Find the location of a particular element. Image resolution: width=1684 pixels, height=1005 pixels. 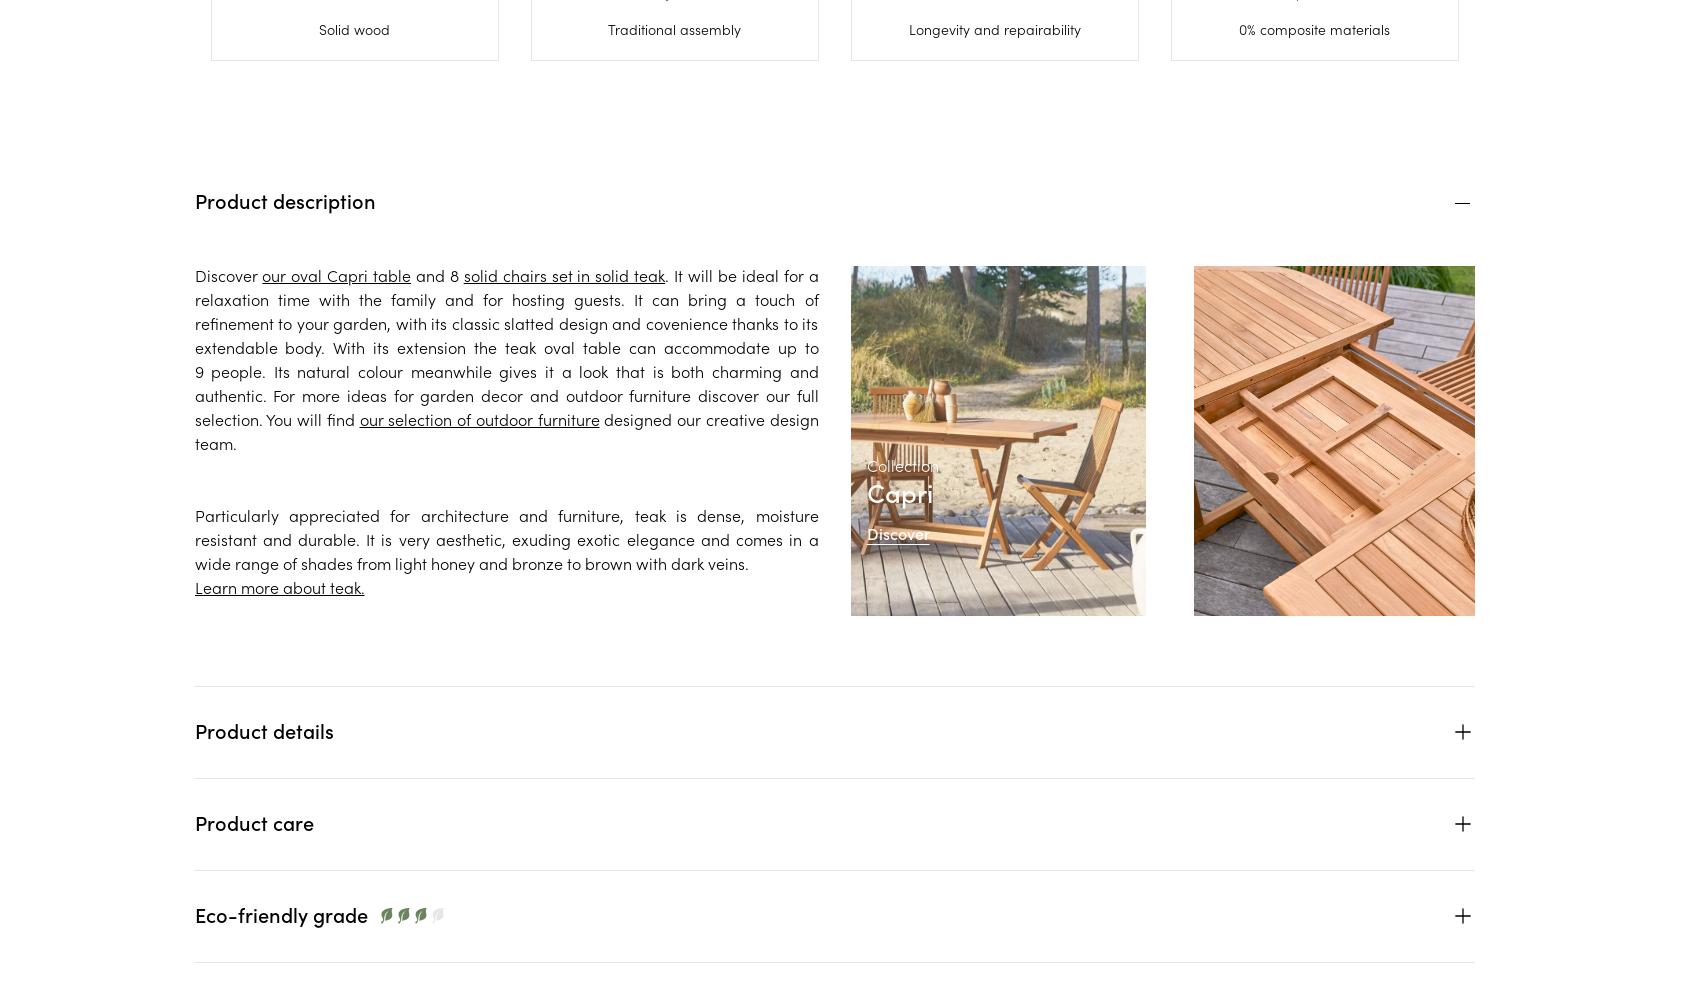

'our selection of outdoor furniture' is located at coordinates (477, 419).